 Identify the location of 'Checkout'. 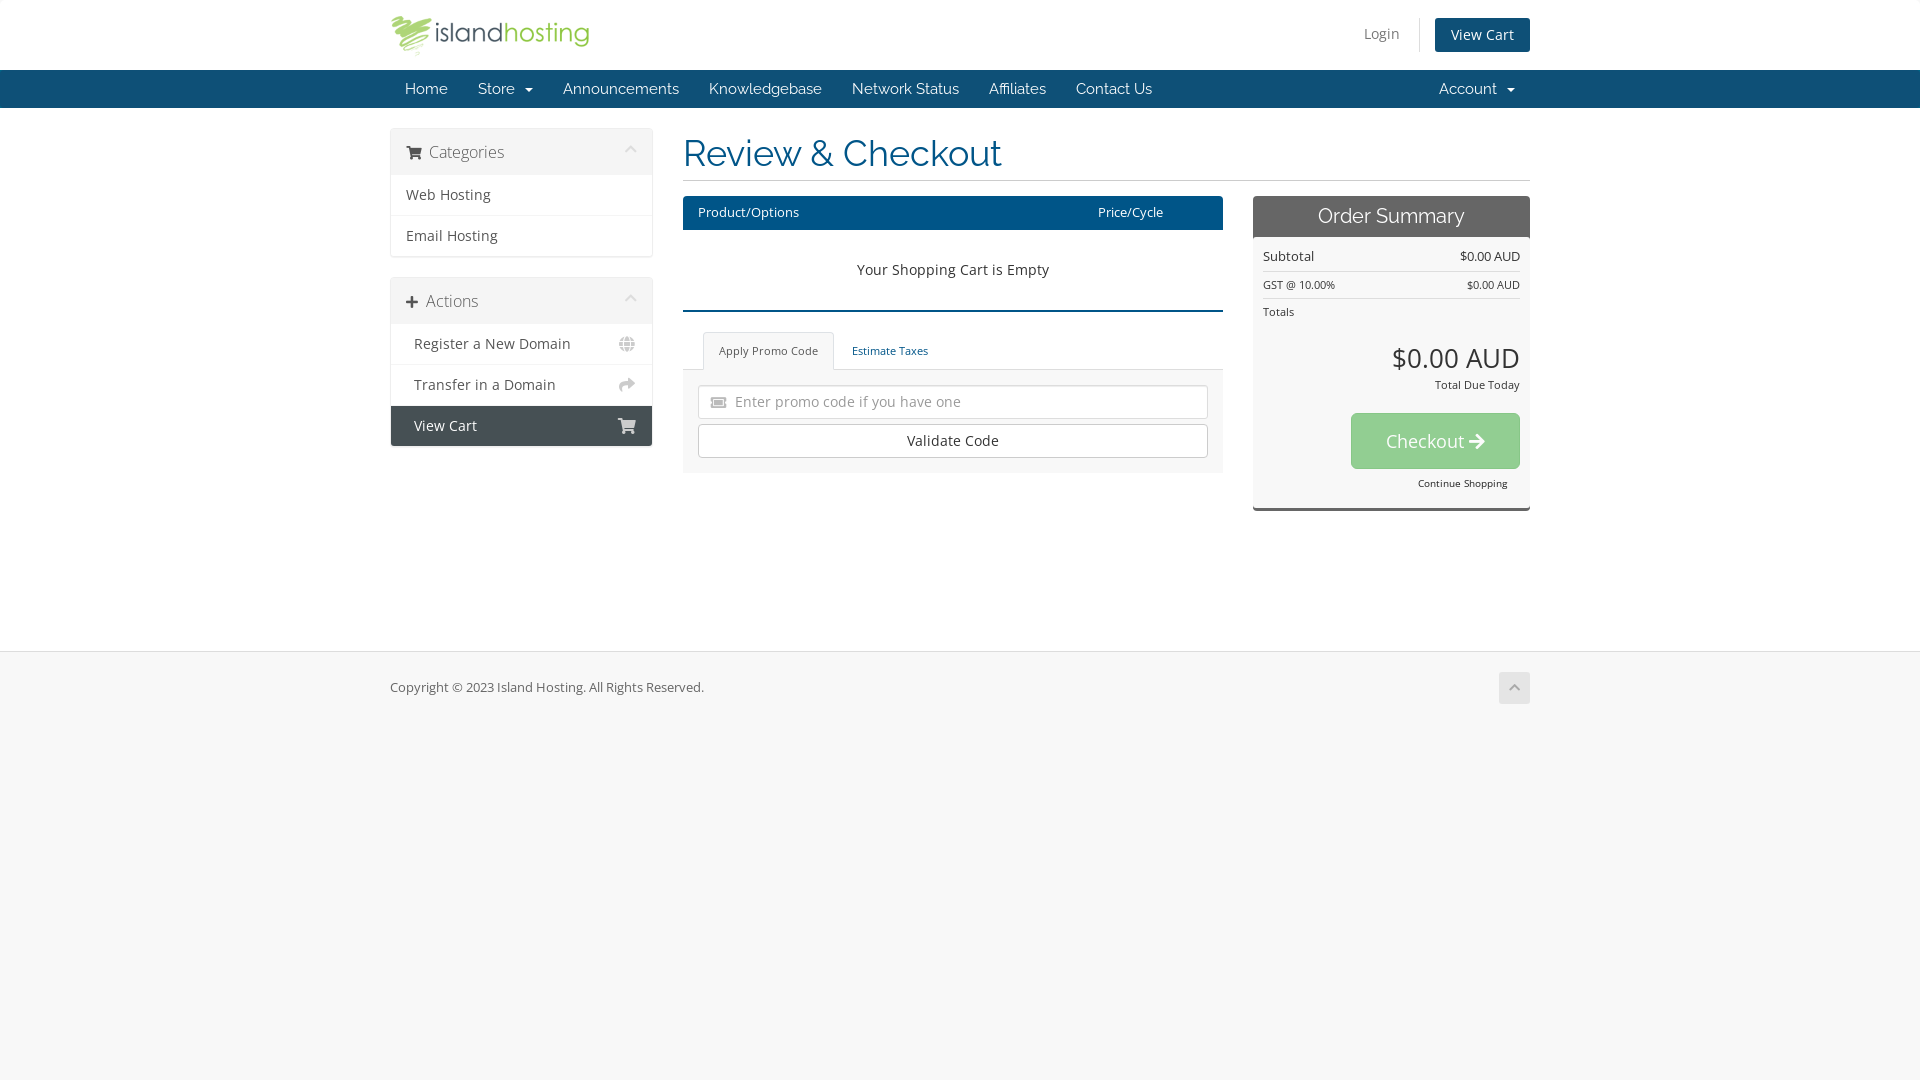
(1434, 439).